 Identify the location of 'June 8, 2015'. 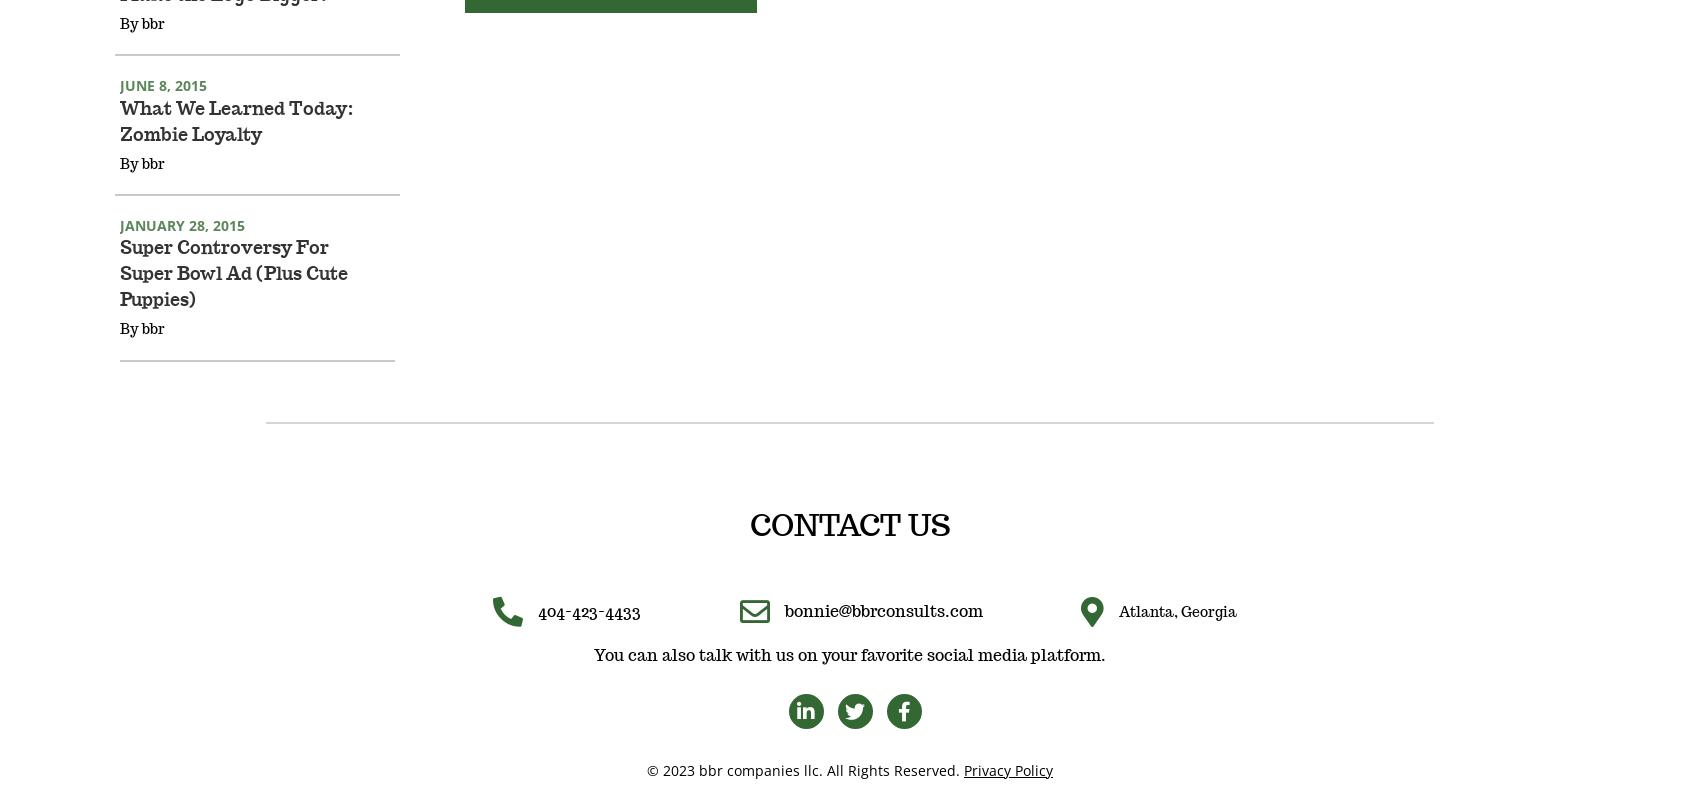
(162, 112).